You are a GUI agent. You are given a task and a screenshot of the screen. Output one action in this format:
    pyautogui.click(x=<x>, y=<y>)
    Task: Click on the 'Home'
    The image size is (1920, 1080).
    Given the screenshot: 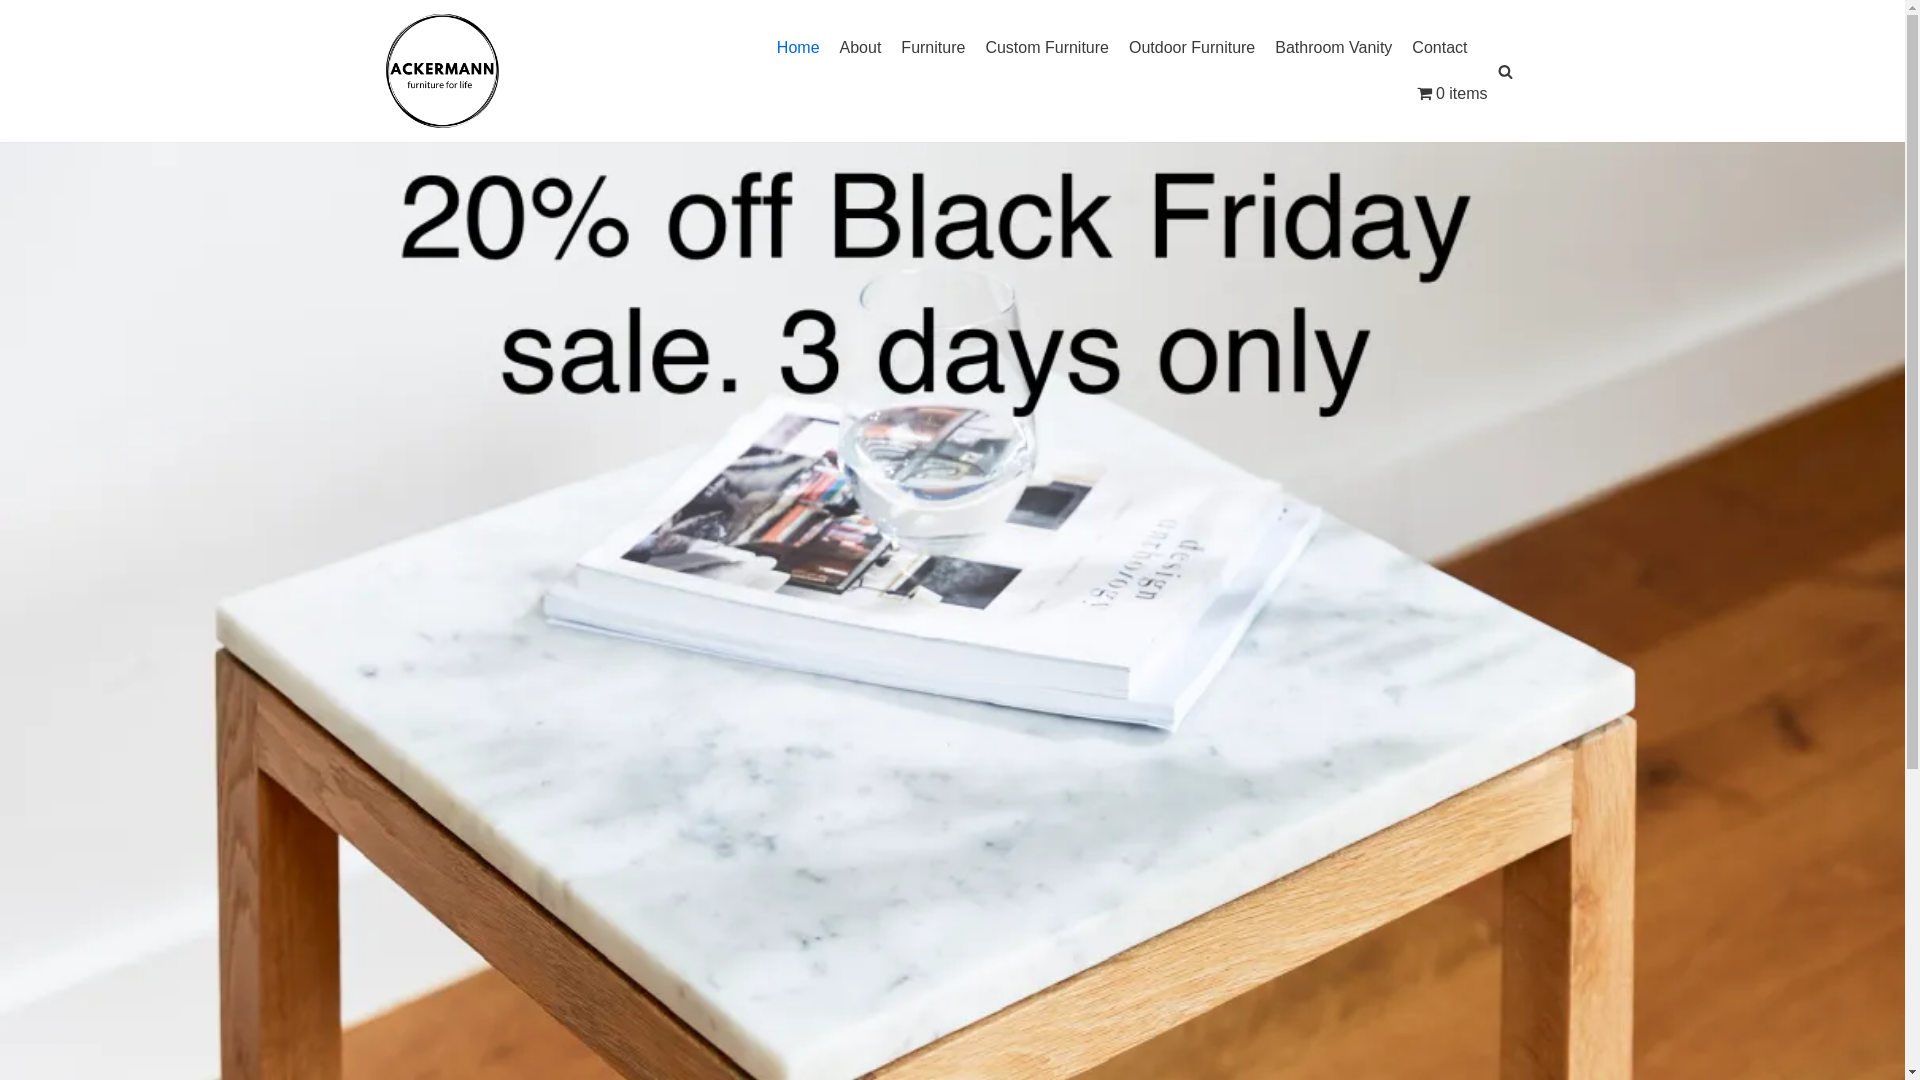 What is the action you would take?
    pyautogui.click(x=797, y=46)
    